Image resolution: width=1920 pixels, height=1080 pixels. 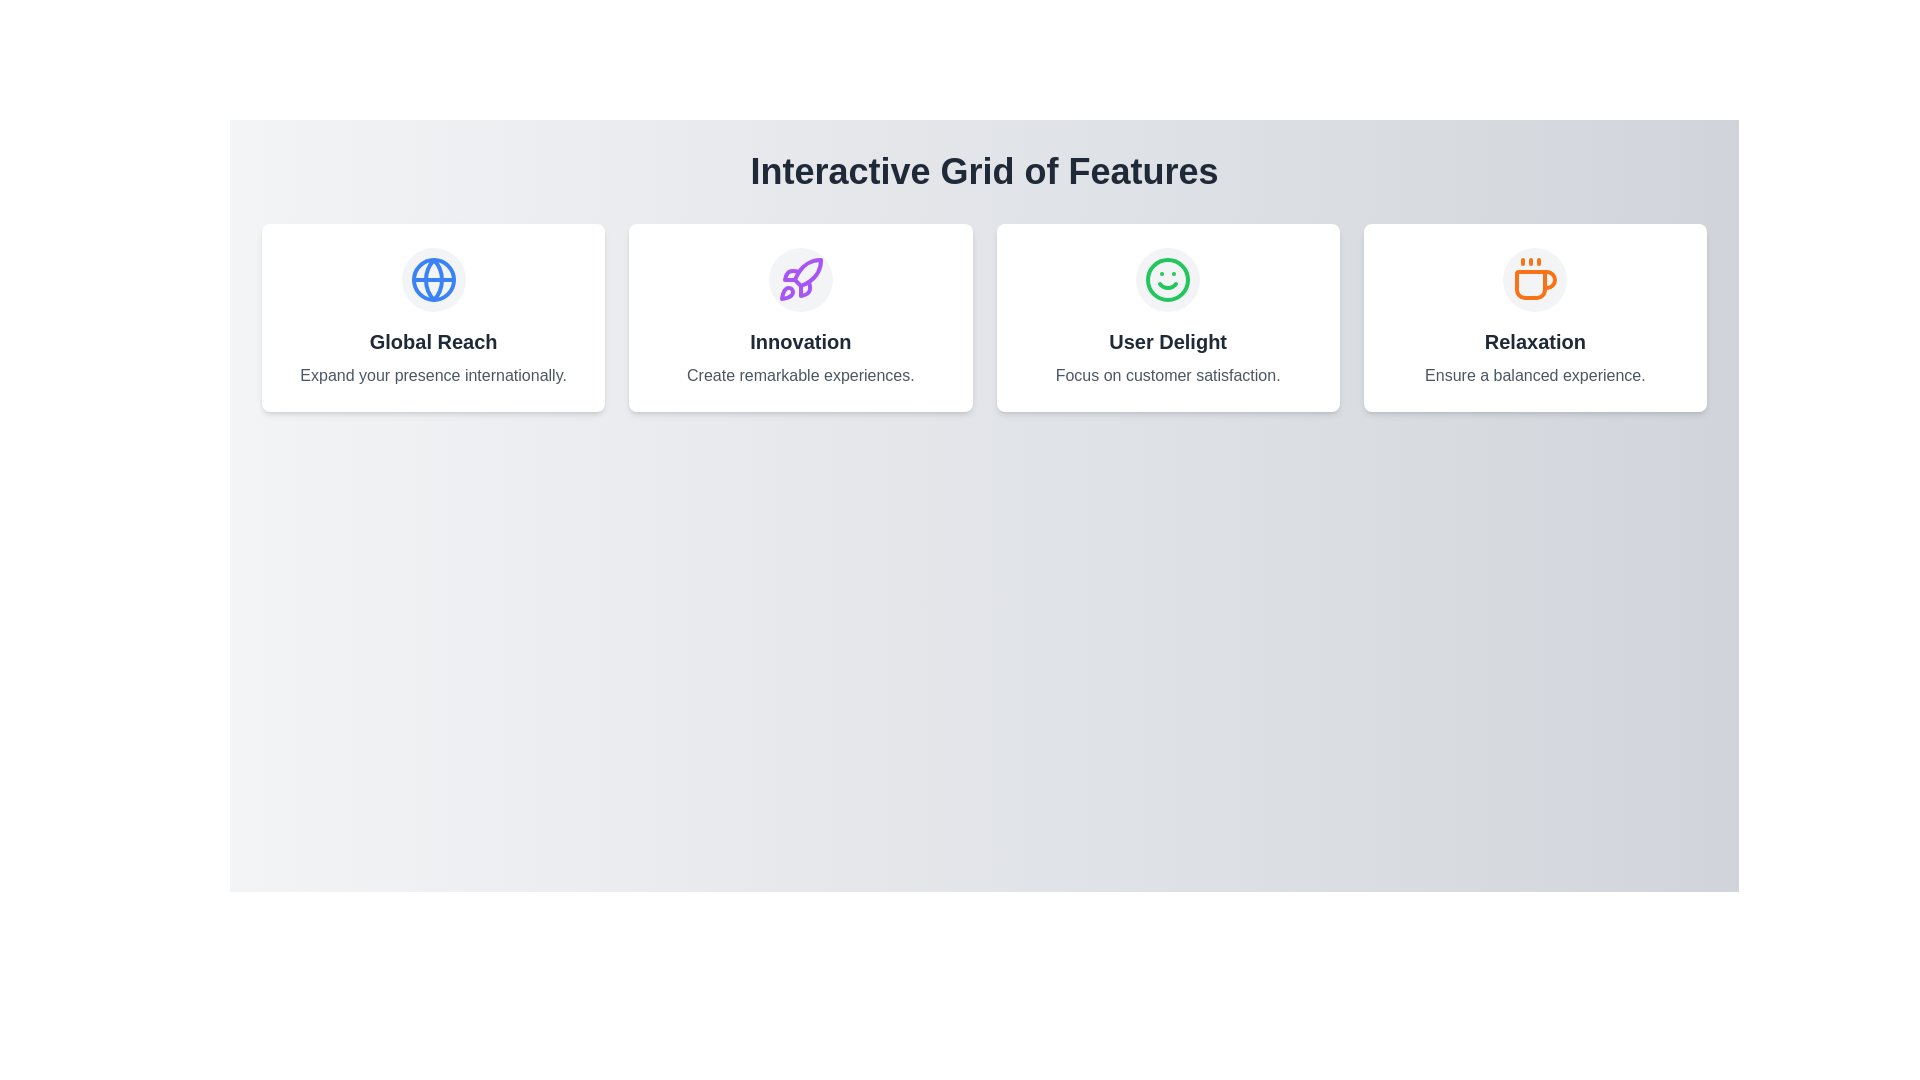 What do you see at coordinates (432, 316) in the screenshot?
I see `the Information card located in the top-left corner of the grid` at bounding box center [432, 316].